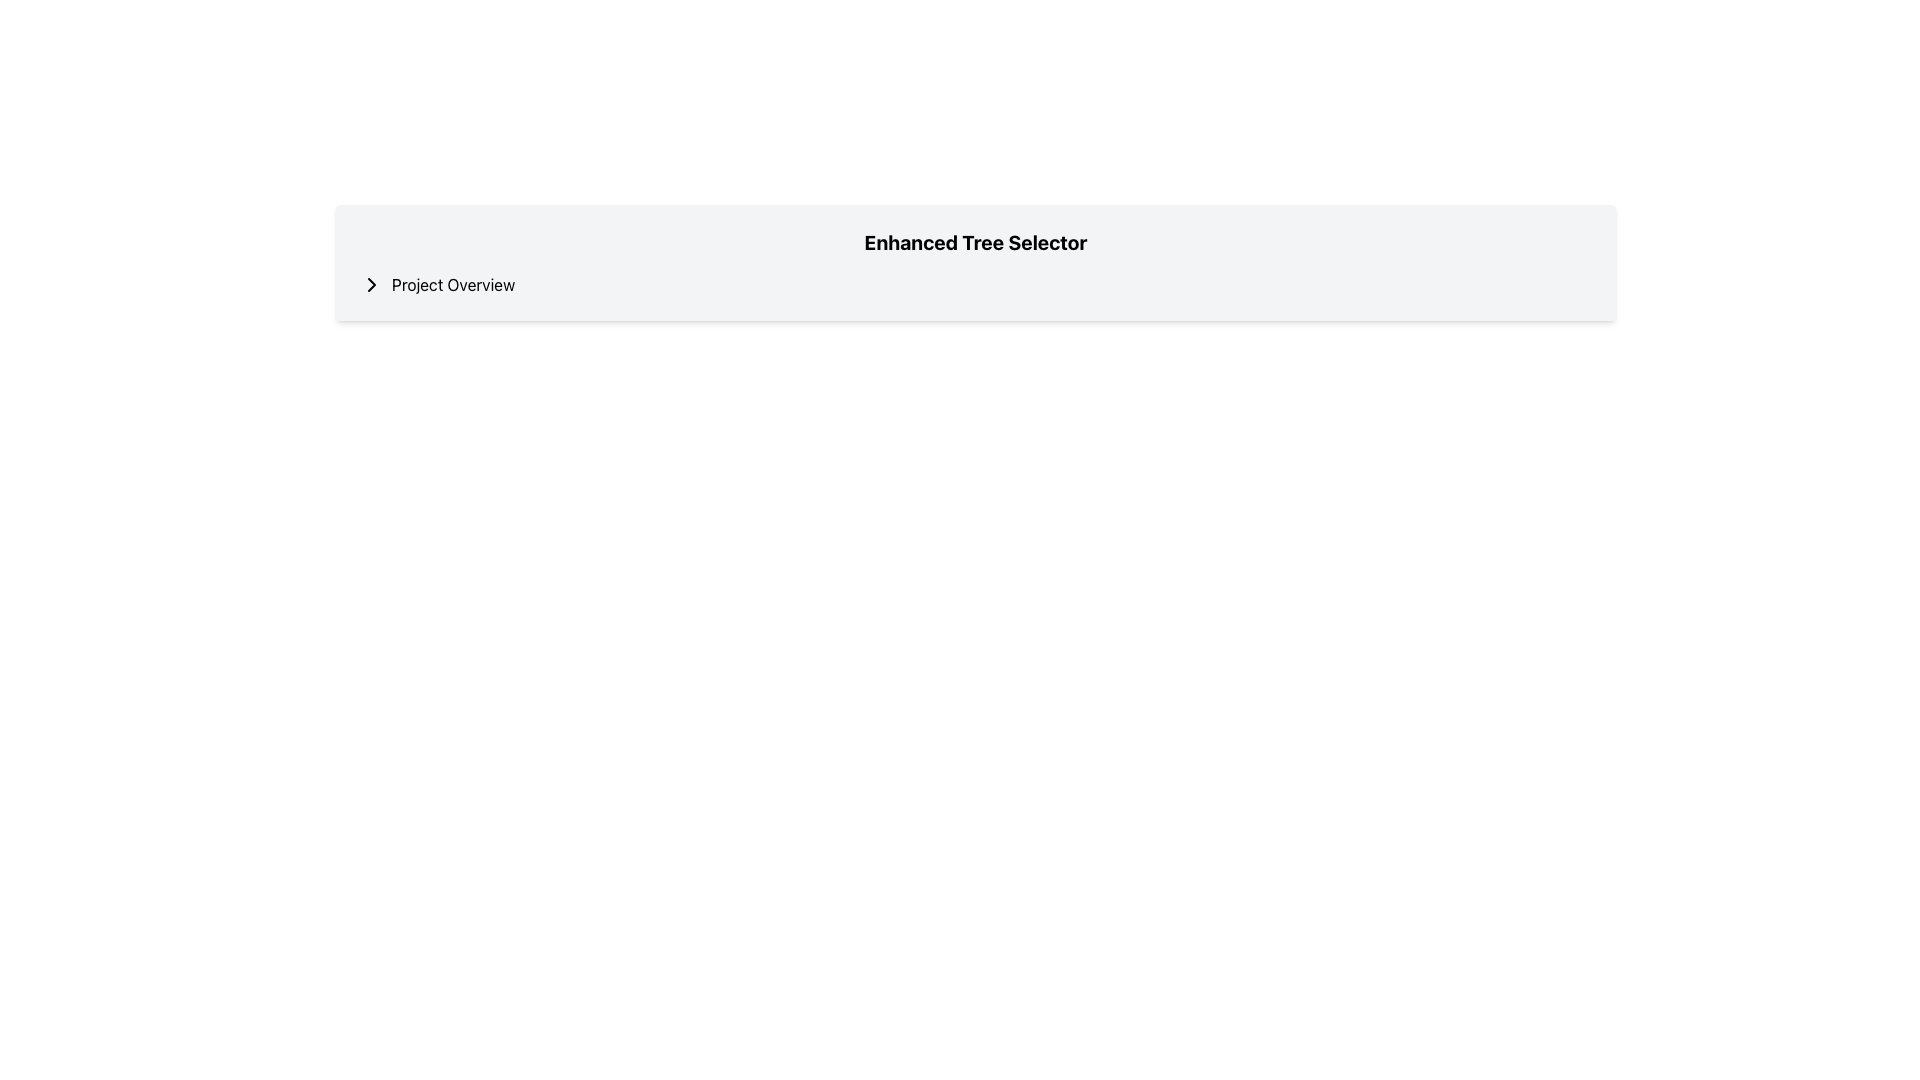 Image resolution: width=1920 pixels, height=1080 pixels. Describe the element at coordinates (372, 285) in the screenshot. I see `the navigational icon located immediately to the left of the 'Project Overview' text` at that location.